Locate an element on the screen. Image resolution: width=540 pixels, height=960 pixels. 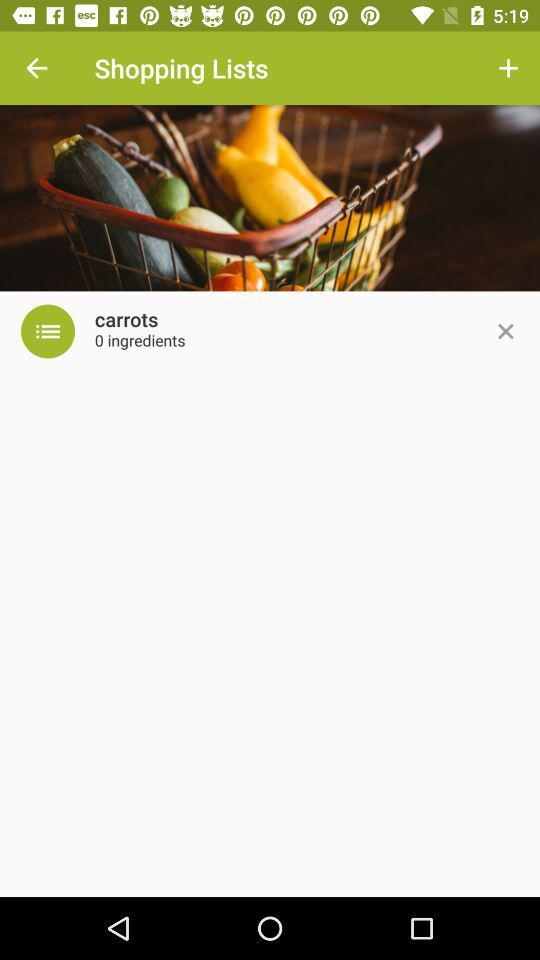
carrots is located at coordinates (126, 320).